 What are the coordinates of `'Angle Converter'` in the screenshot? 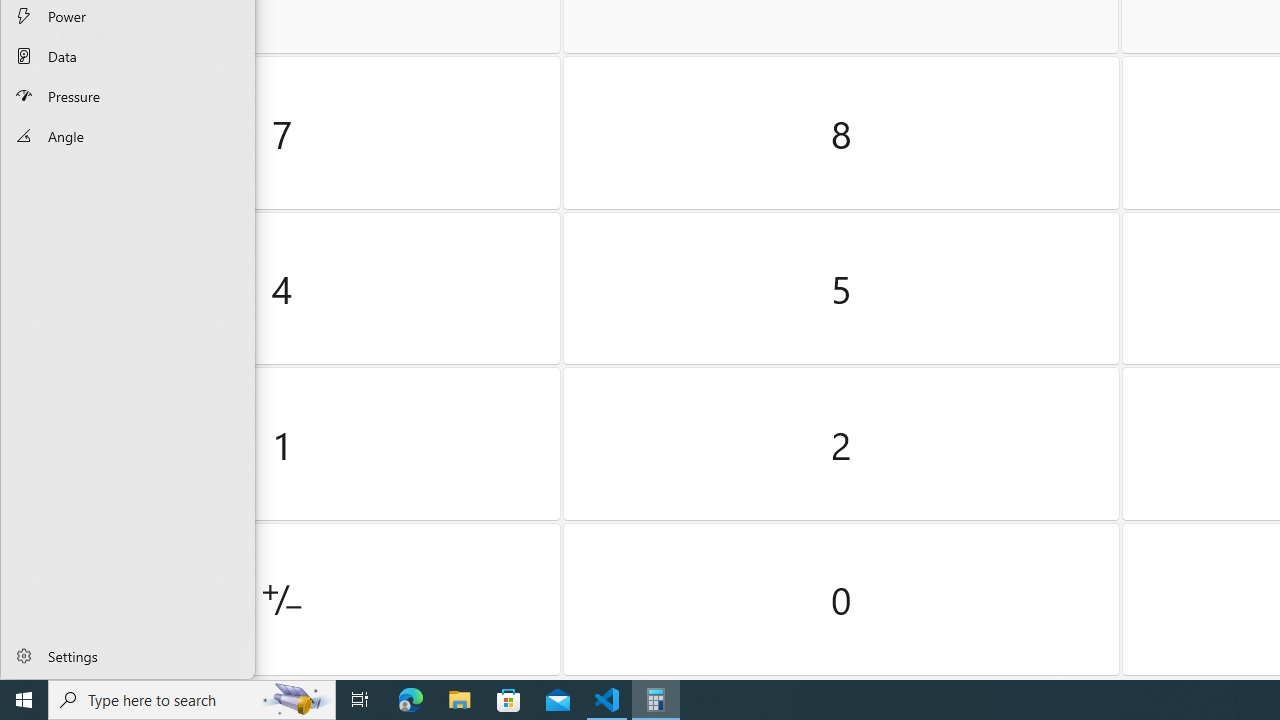 It's located at (127, 135).